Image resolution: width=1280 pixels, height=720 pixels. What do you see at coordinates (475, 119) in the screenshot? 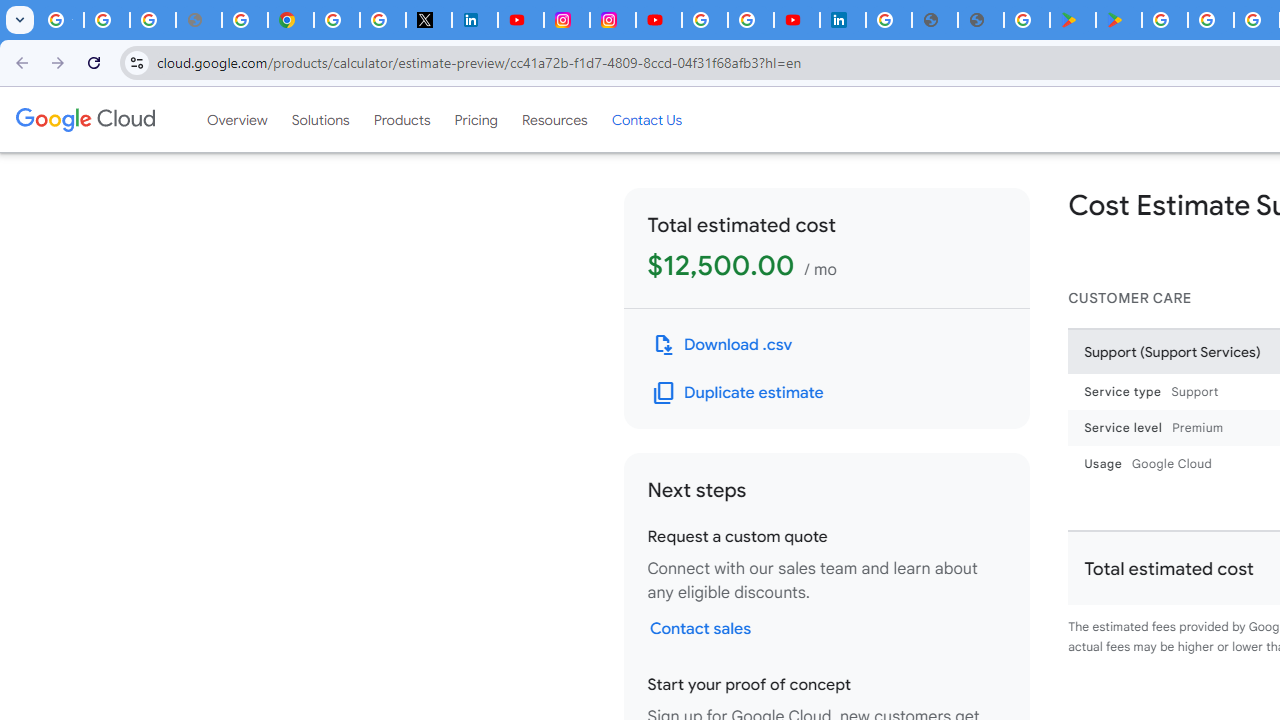
I see `'Pricing'` at bounding box center [475, 119].